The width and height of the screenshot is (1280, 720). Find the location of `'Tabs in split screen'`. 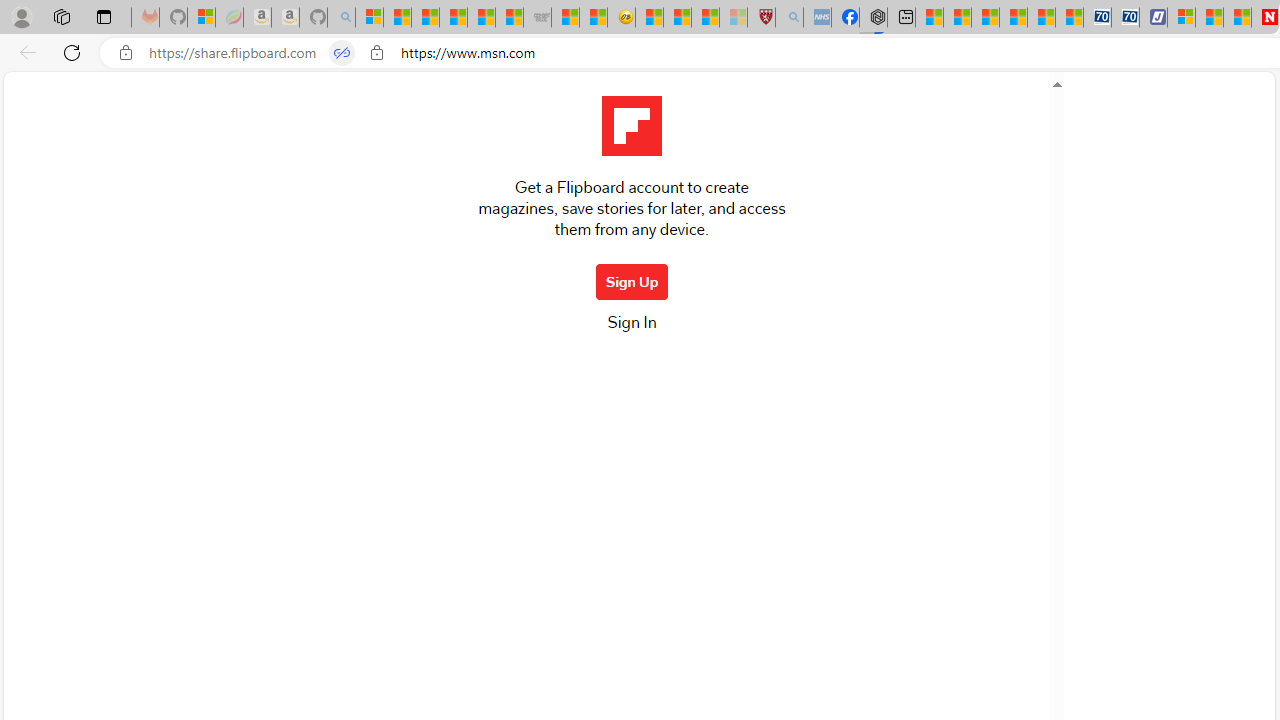

'Tabs in split screen' is located at coordinates (341, 52).